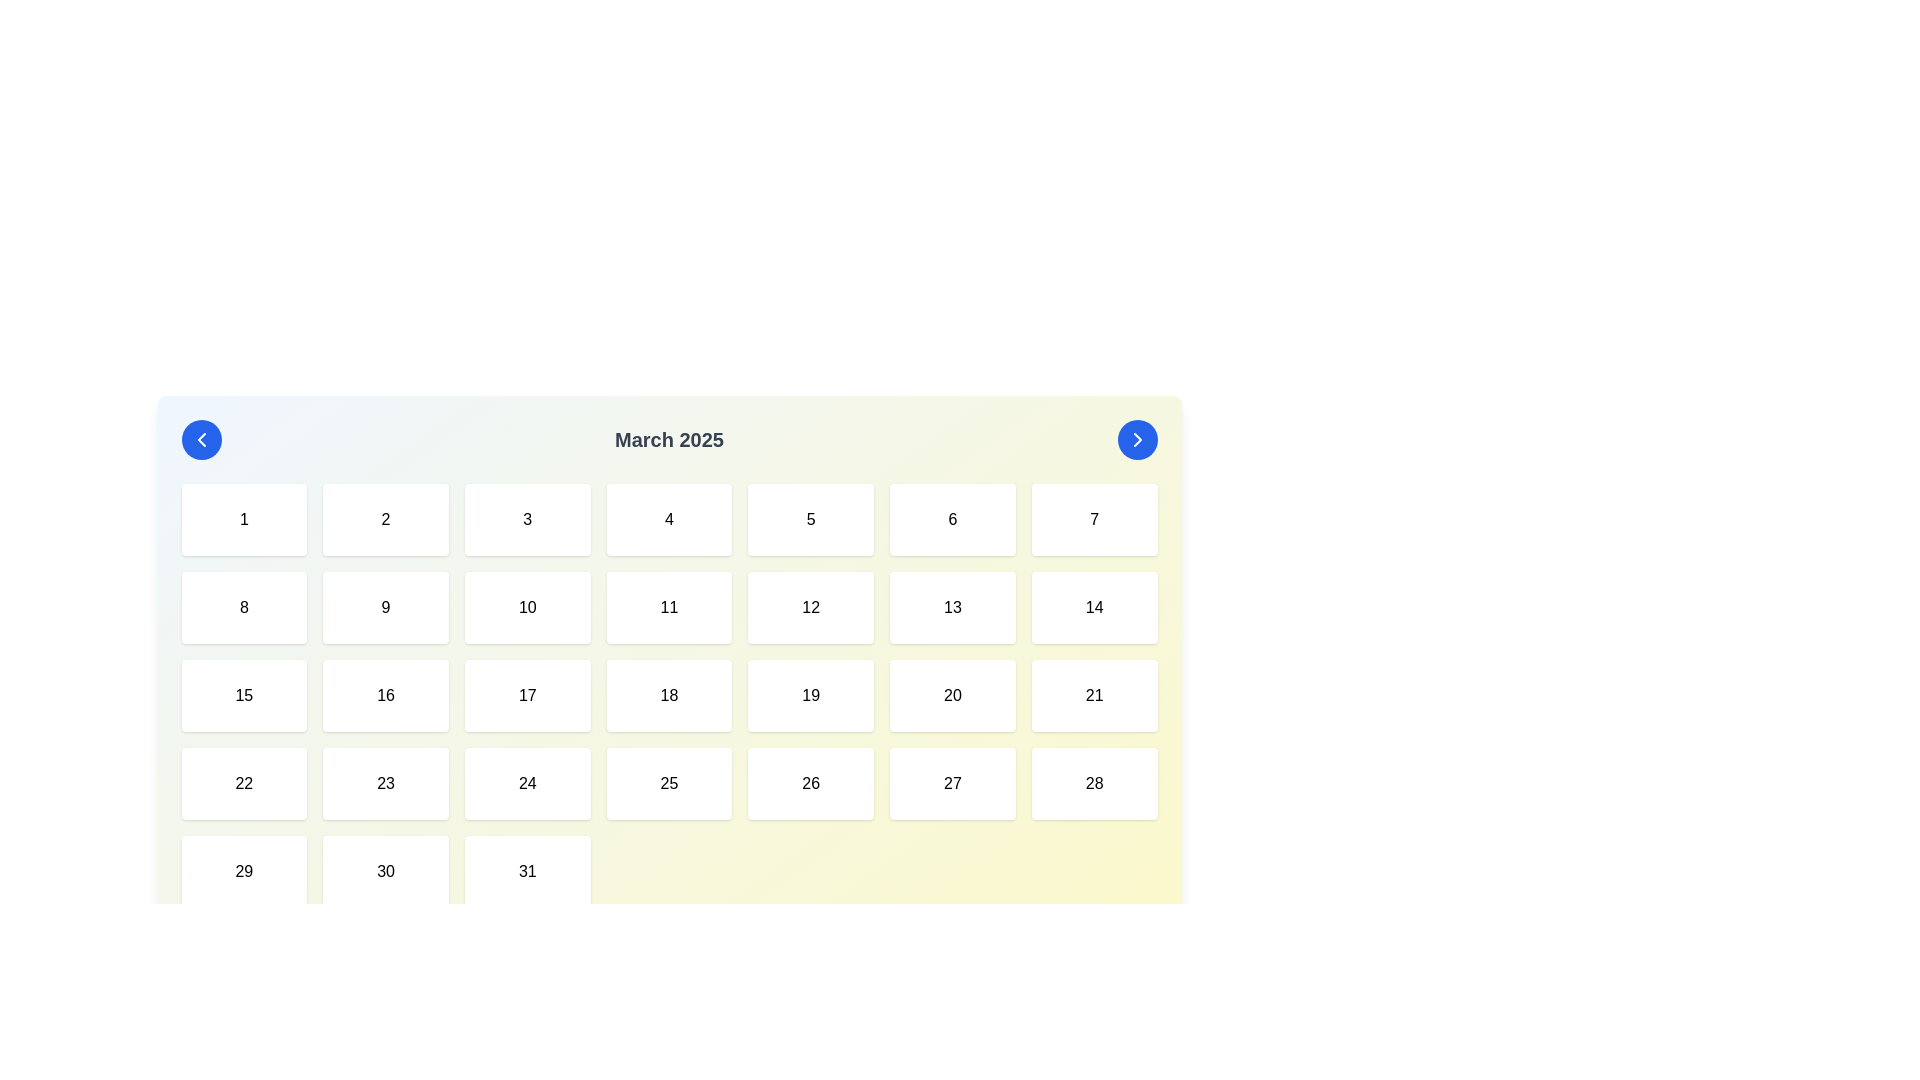 Image resolution: width=1920 pixels, height=1080 pixels. Describe the element at coordinates (811, 782) in the screenshot. I see `the calendar date button located in the fourth row and fifth column of the calendar grid` at that location.